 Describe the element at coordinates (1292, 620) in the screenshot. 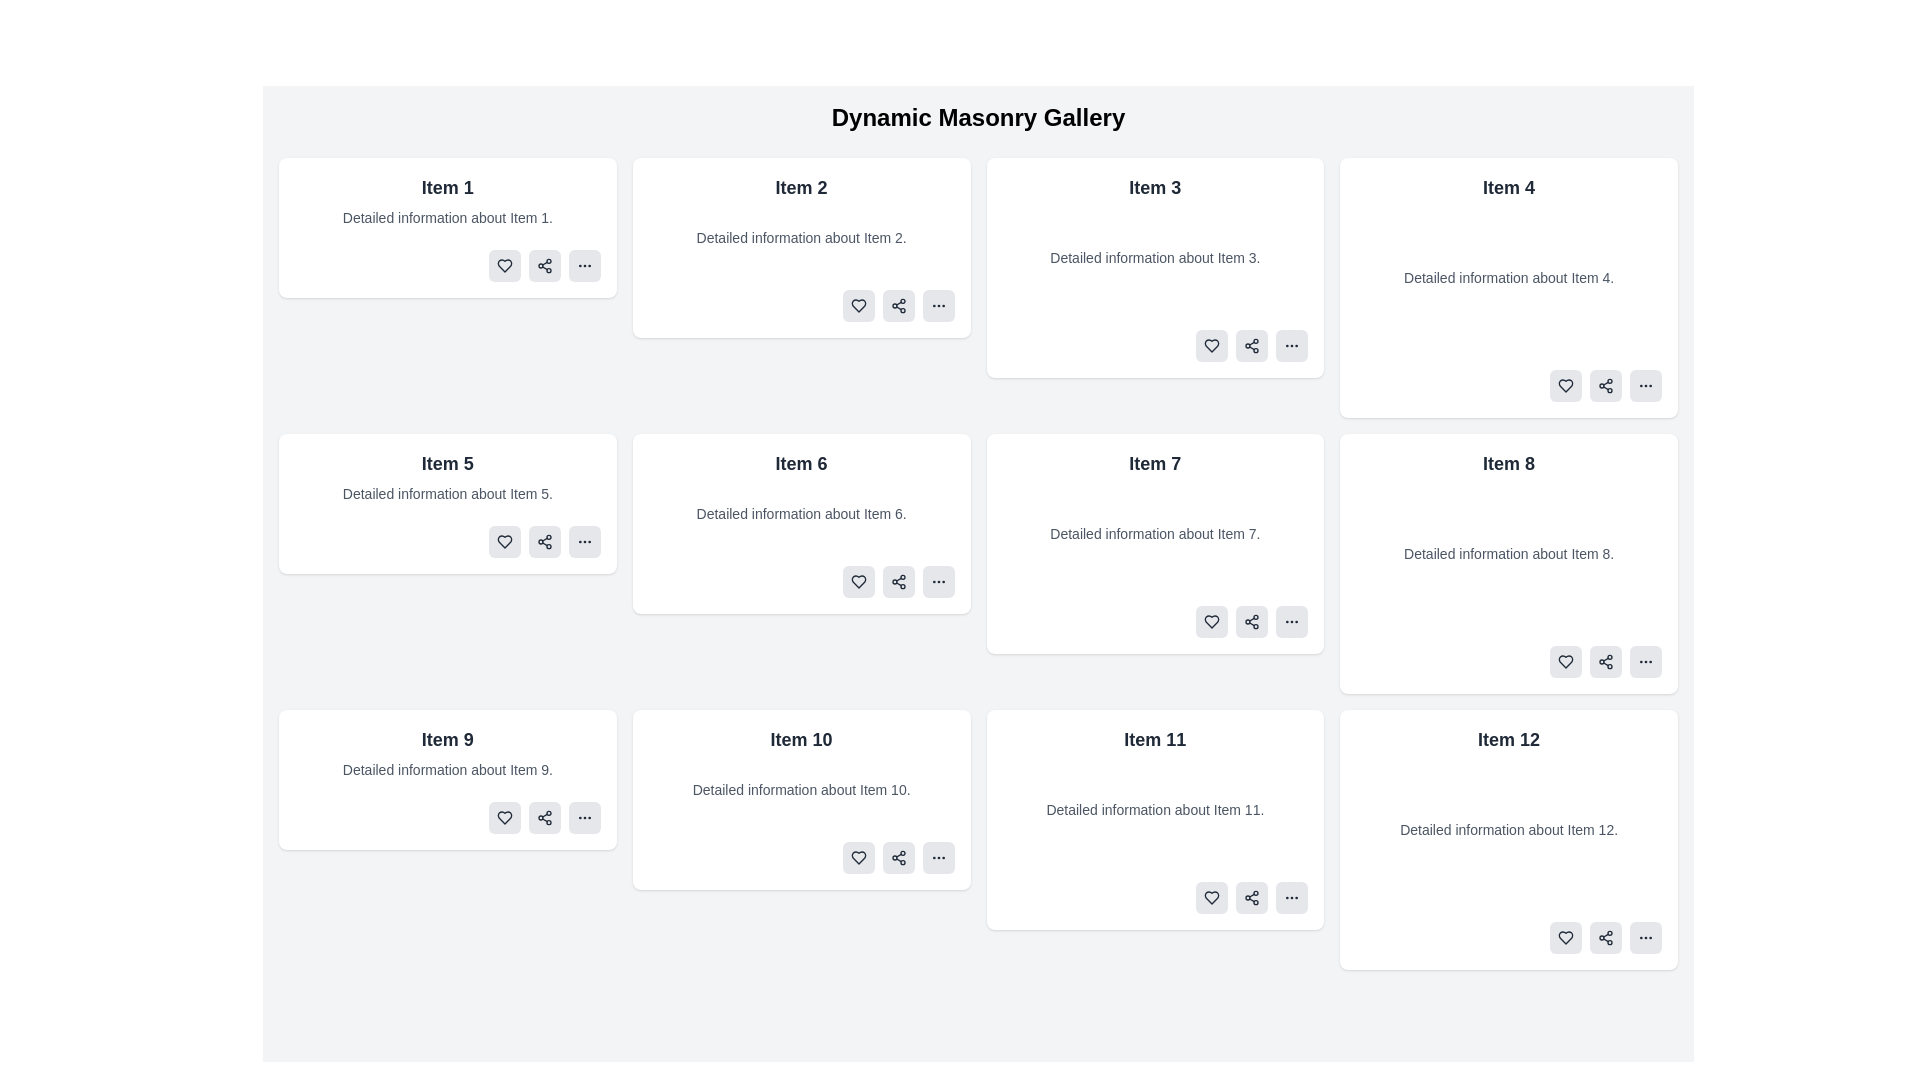

I see `the button located at the bottom right of the 'Item 7' box` at that location.